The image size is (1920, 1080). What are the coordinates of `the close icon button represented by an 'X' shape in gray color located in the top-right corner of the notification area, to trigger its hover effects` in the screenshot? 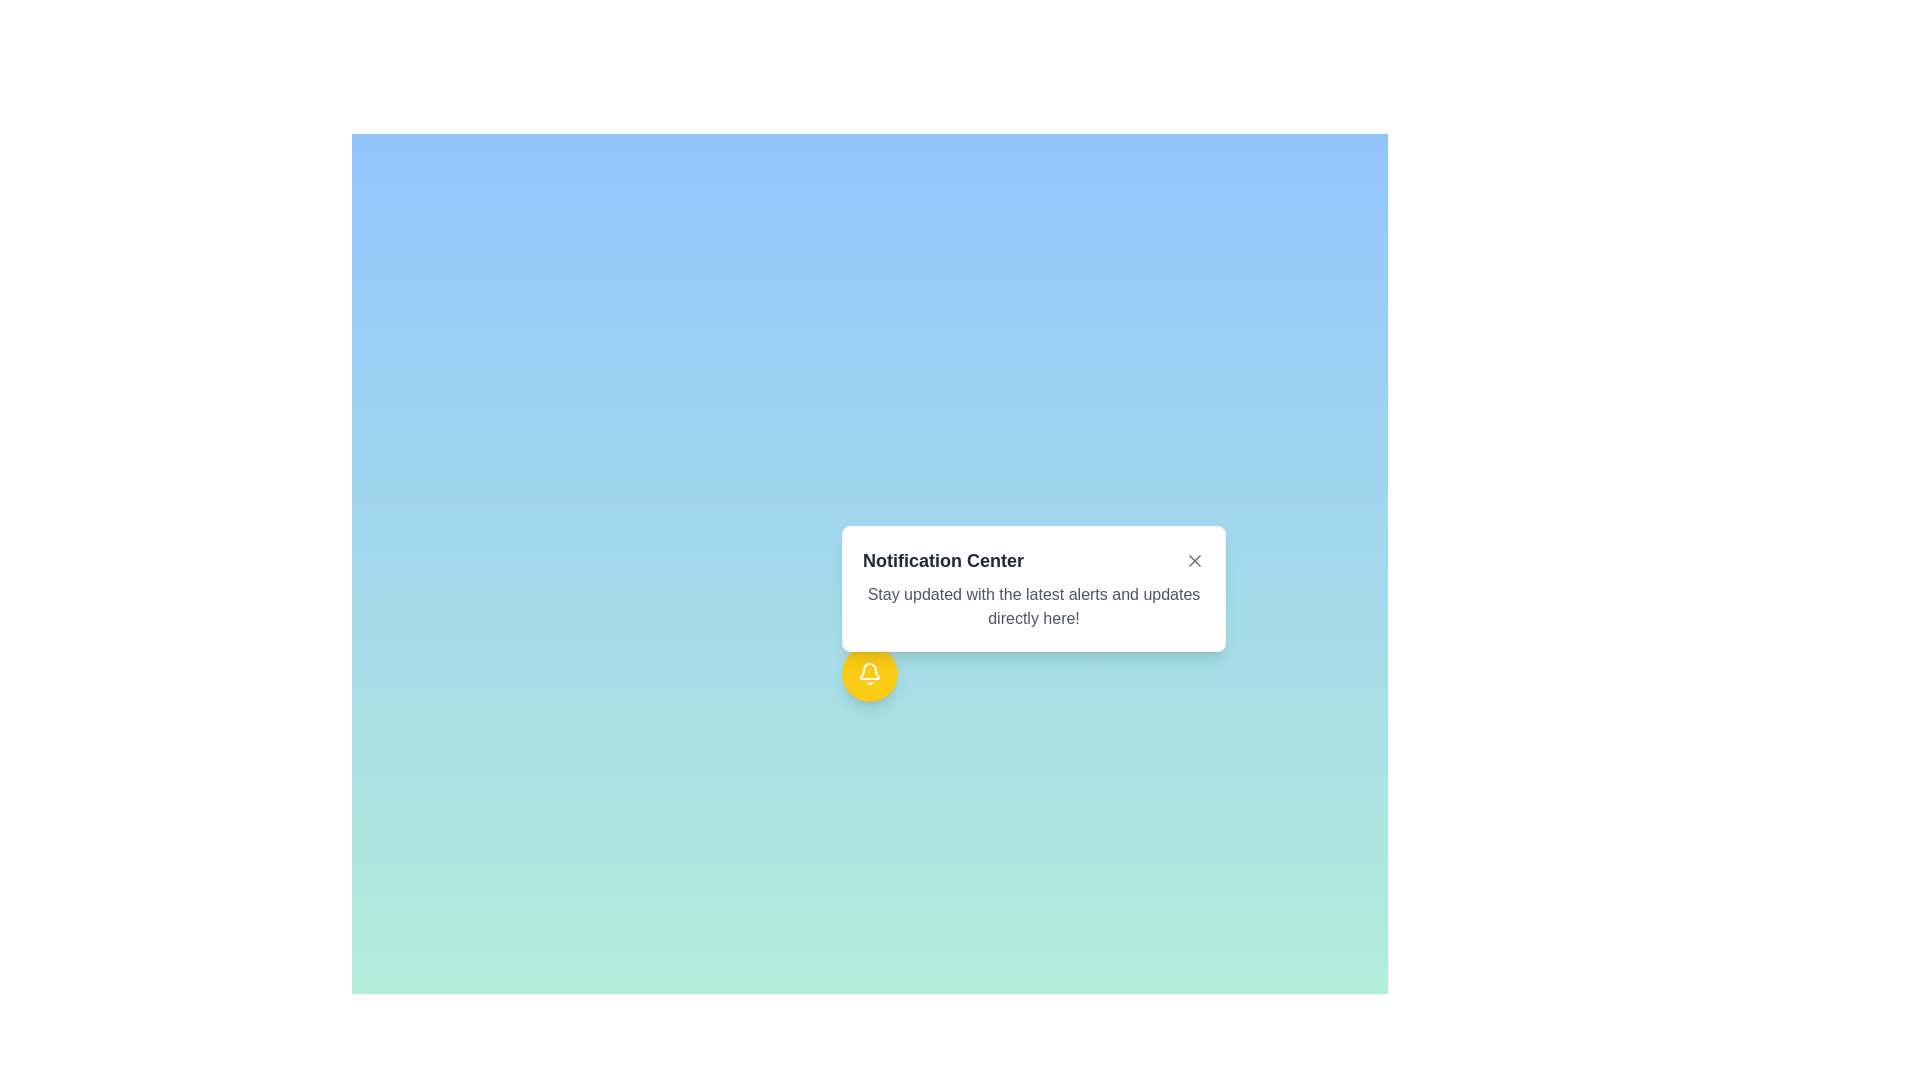 It's located at (1195, 560).